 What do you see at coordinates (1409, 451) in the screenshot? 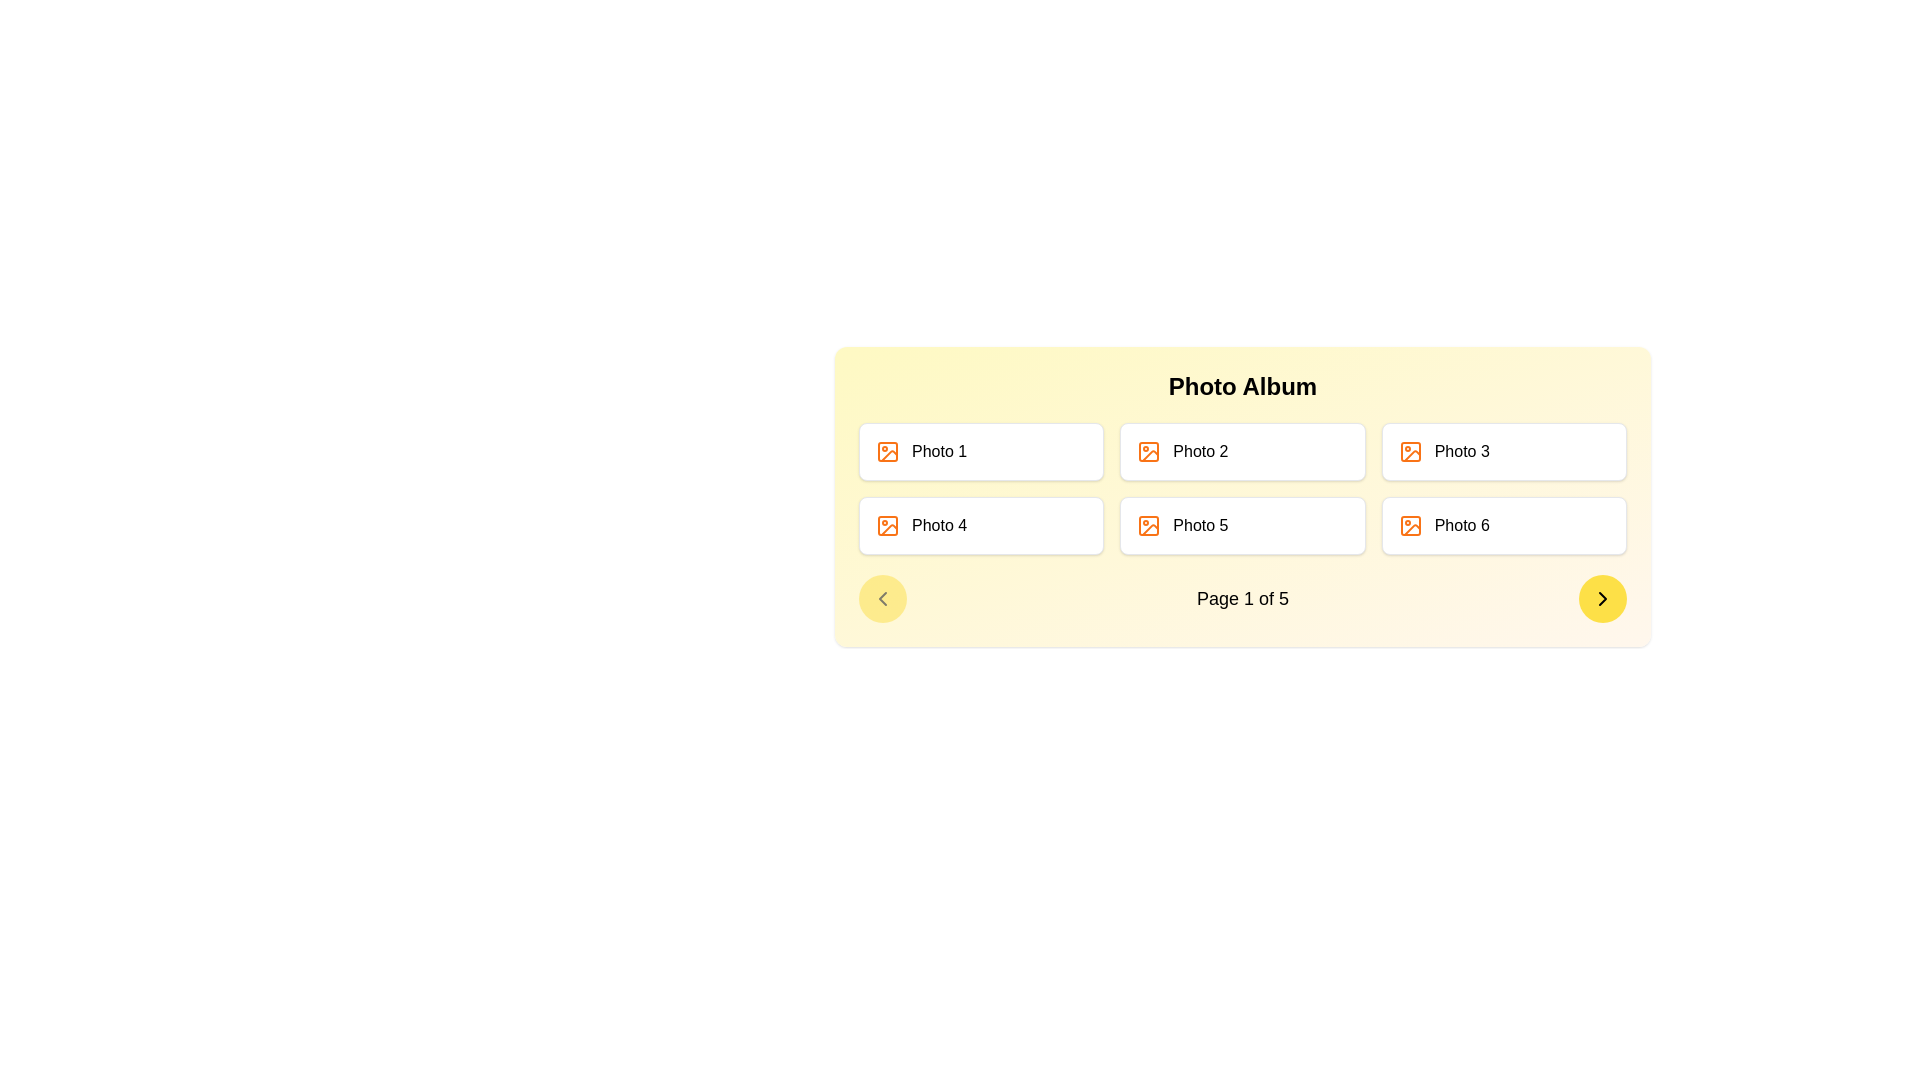
I see `the icon indicating an image or photo within the 'Photo 3' card located in the top-right area of the multi-card layout for interaction` at bounding box center [1409, 451].